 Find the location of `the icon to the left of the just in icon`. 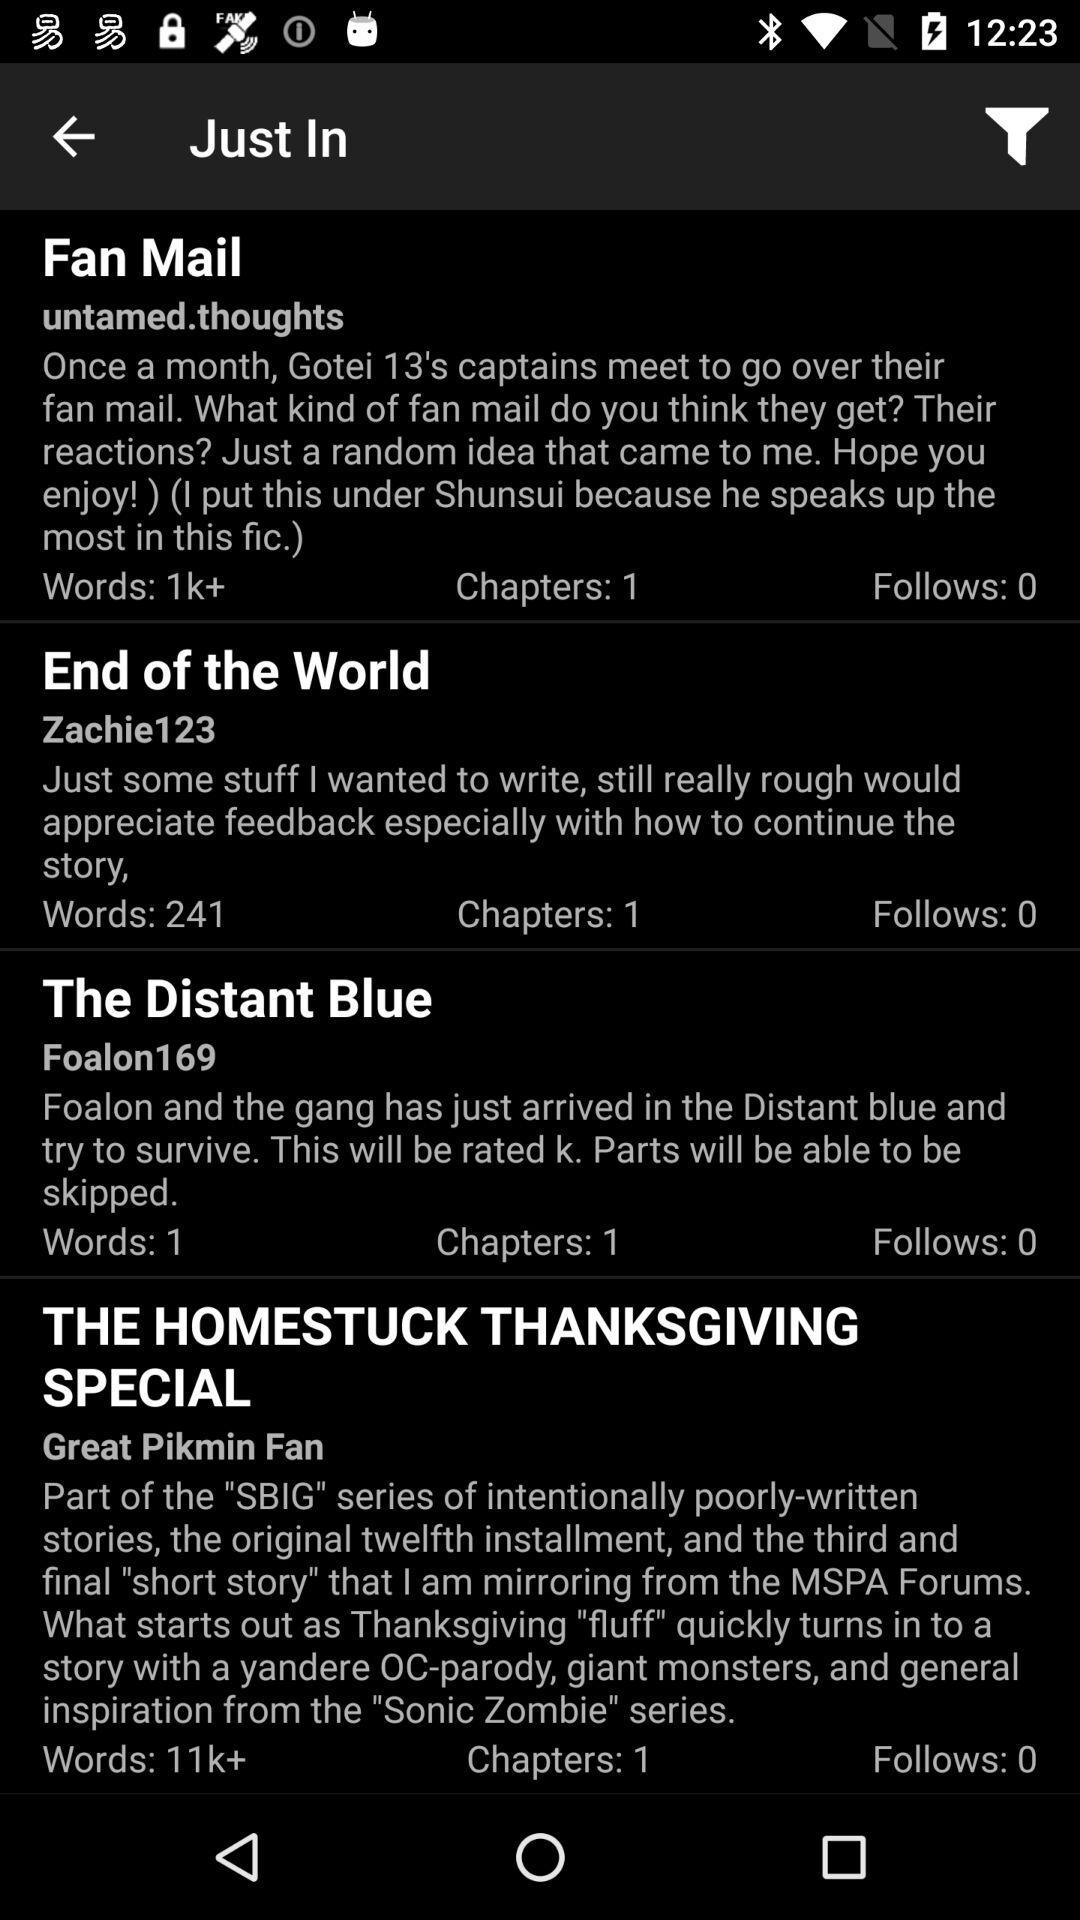

the icon to the left of the just in icon is located at coordinates (72, 135).